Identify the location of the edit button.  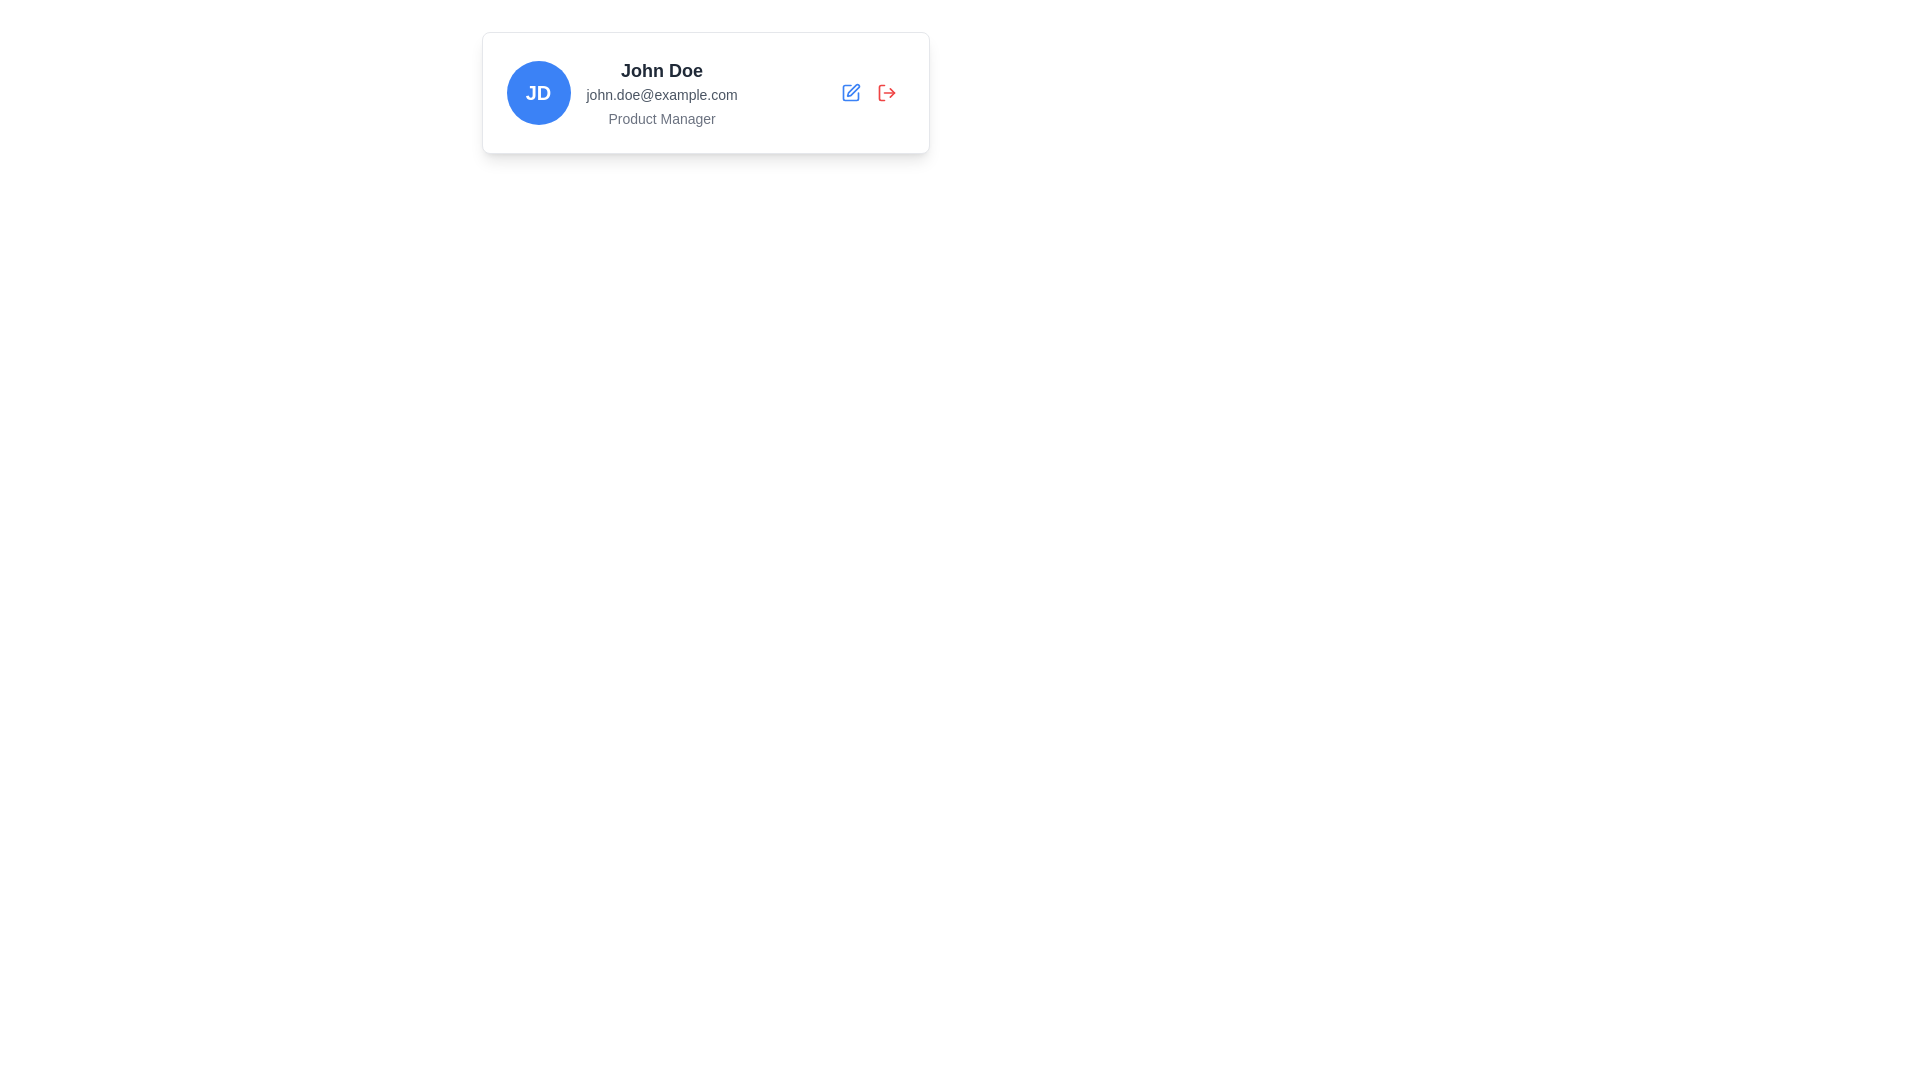
(850, 92).